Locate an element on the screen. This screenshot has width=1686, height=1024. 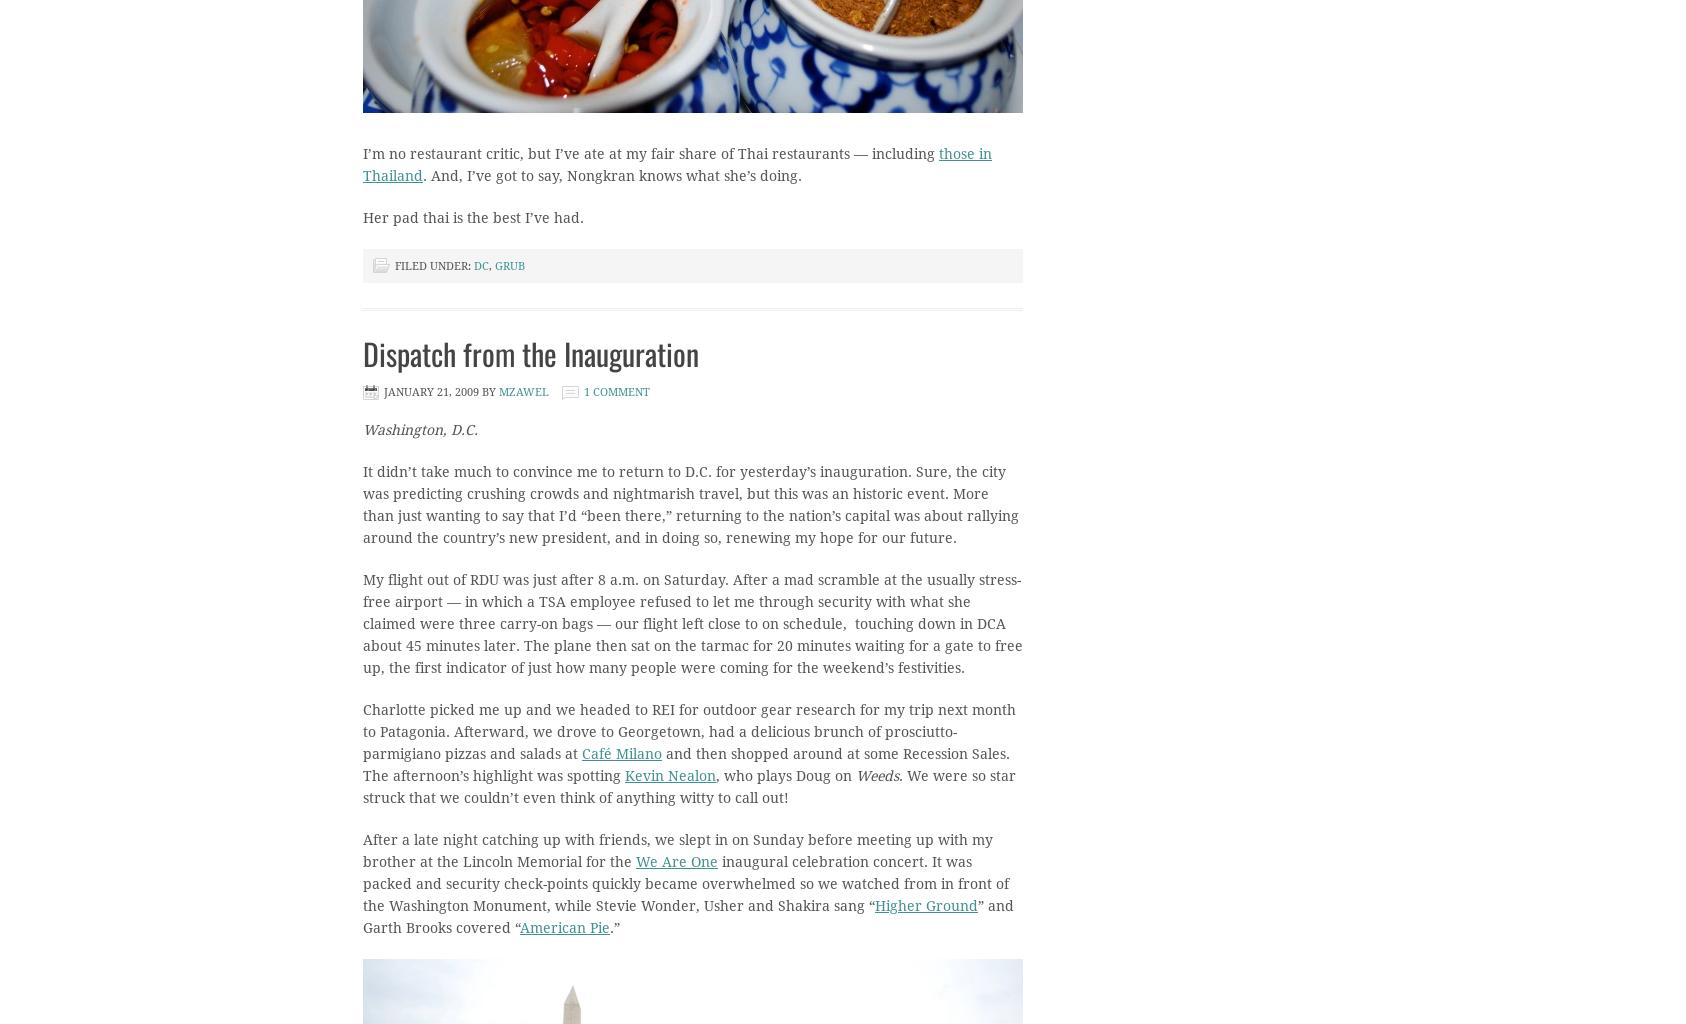
'Kevin Nealon' is located at coordinates (669, 775).